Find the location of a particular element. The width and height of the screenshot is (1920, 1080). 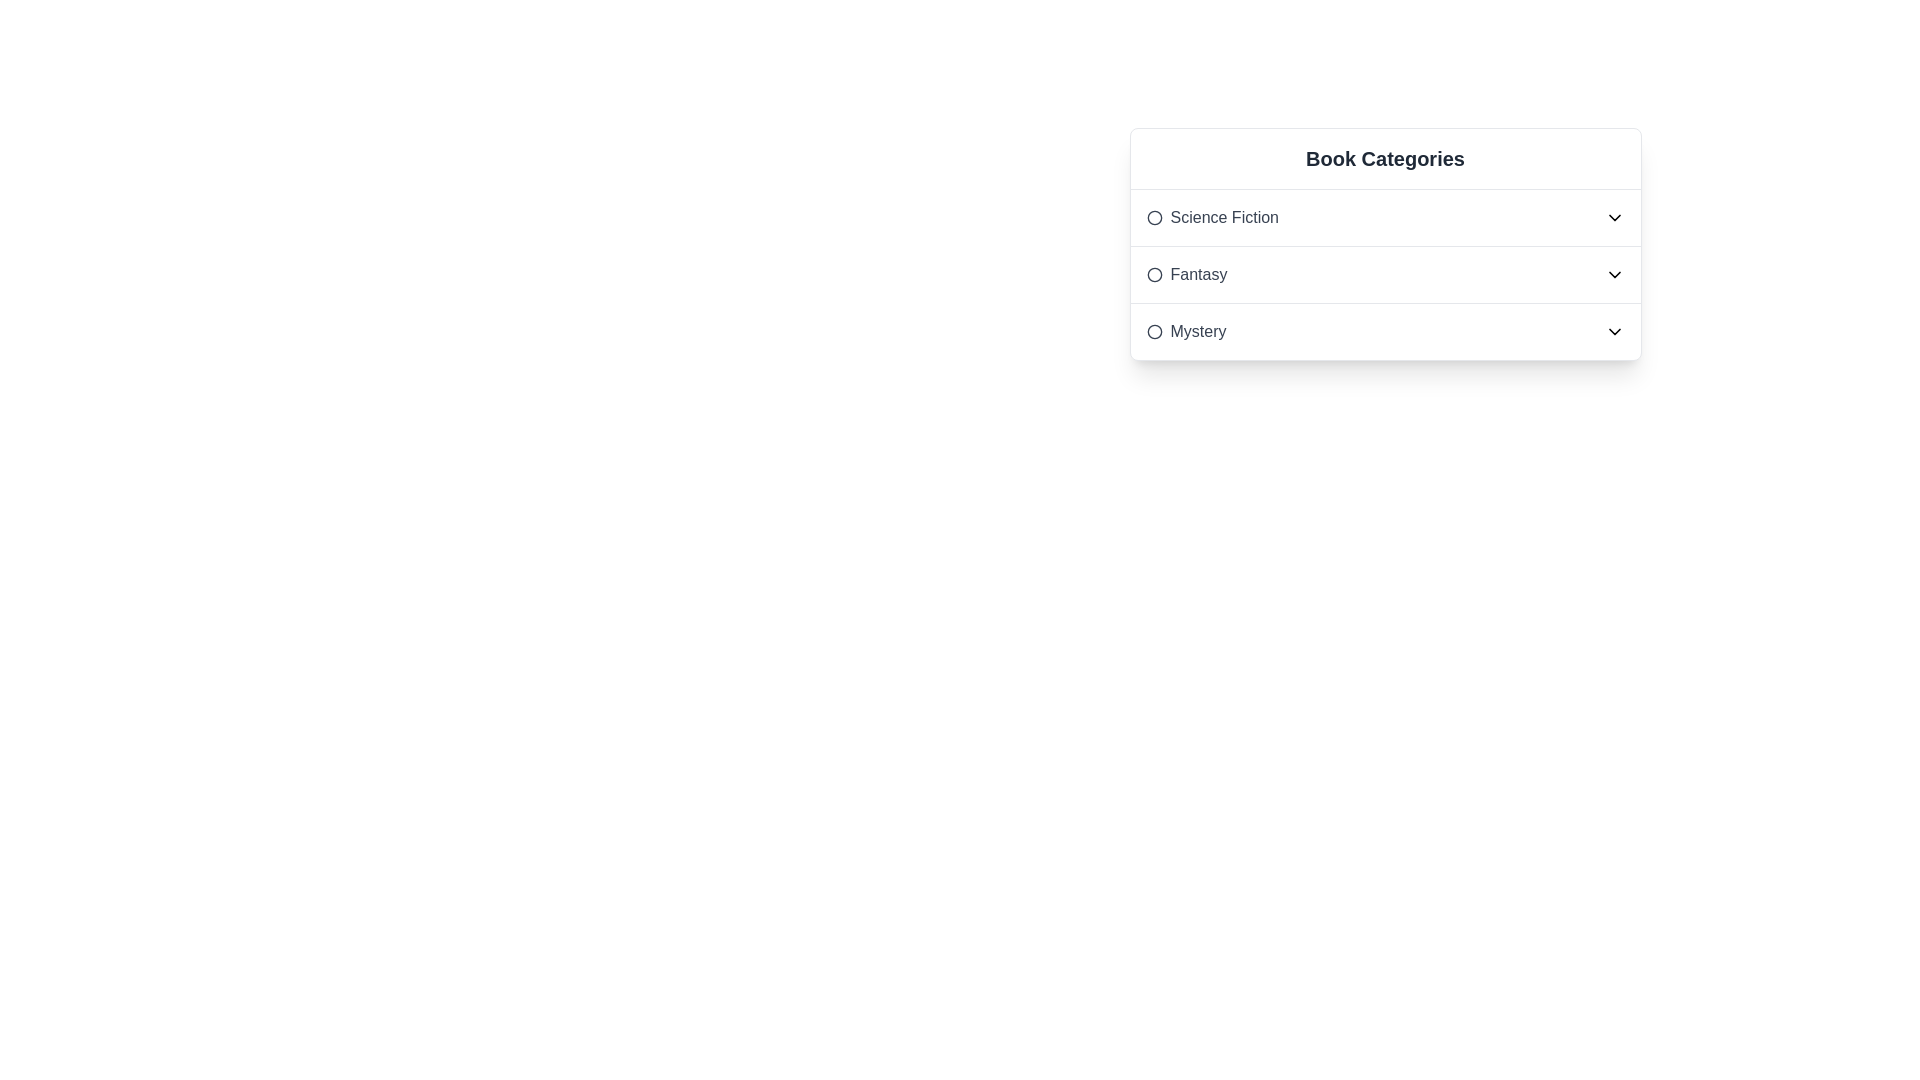

the expandable/collapsible icon for the 'Fantasy' category in the 'Book Categories' list is located at coordinates (1614, 274).